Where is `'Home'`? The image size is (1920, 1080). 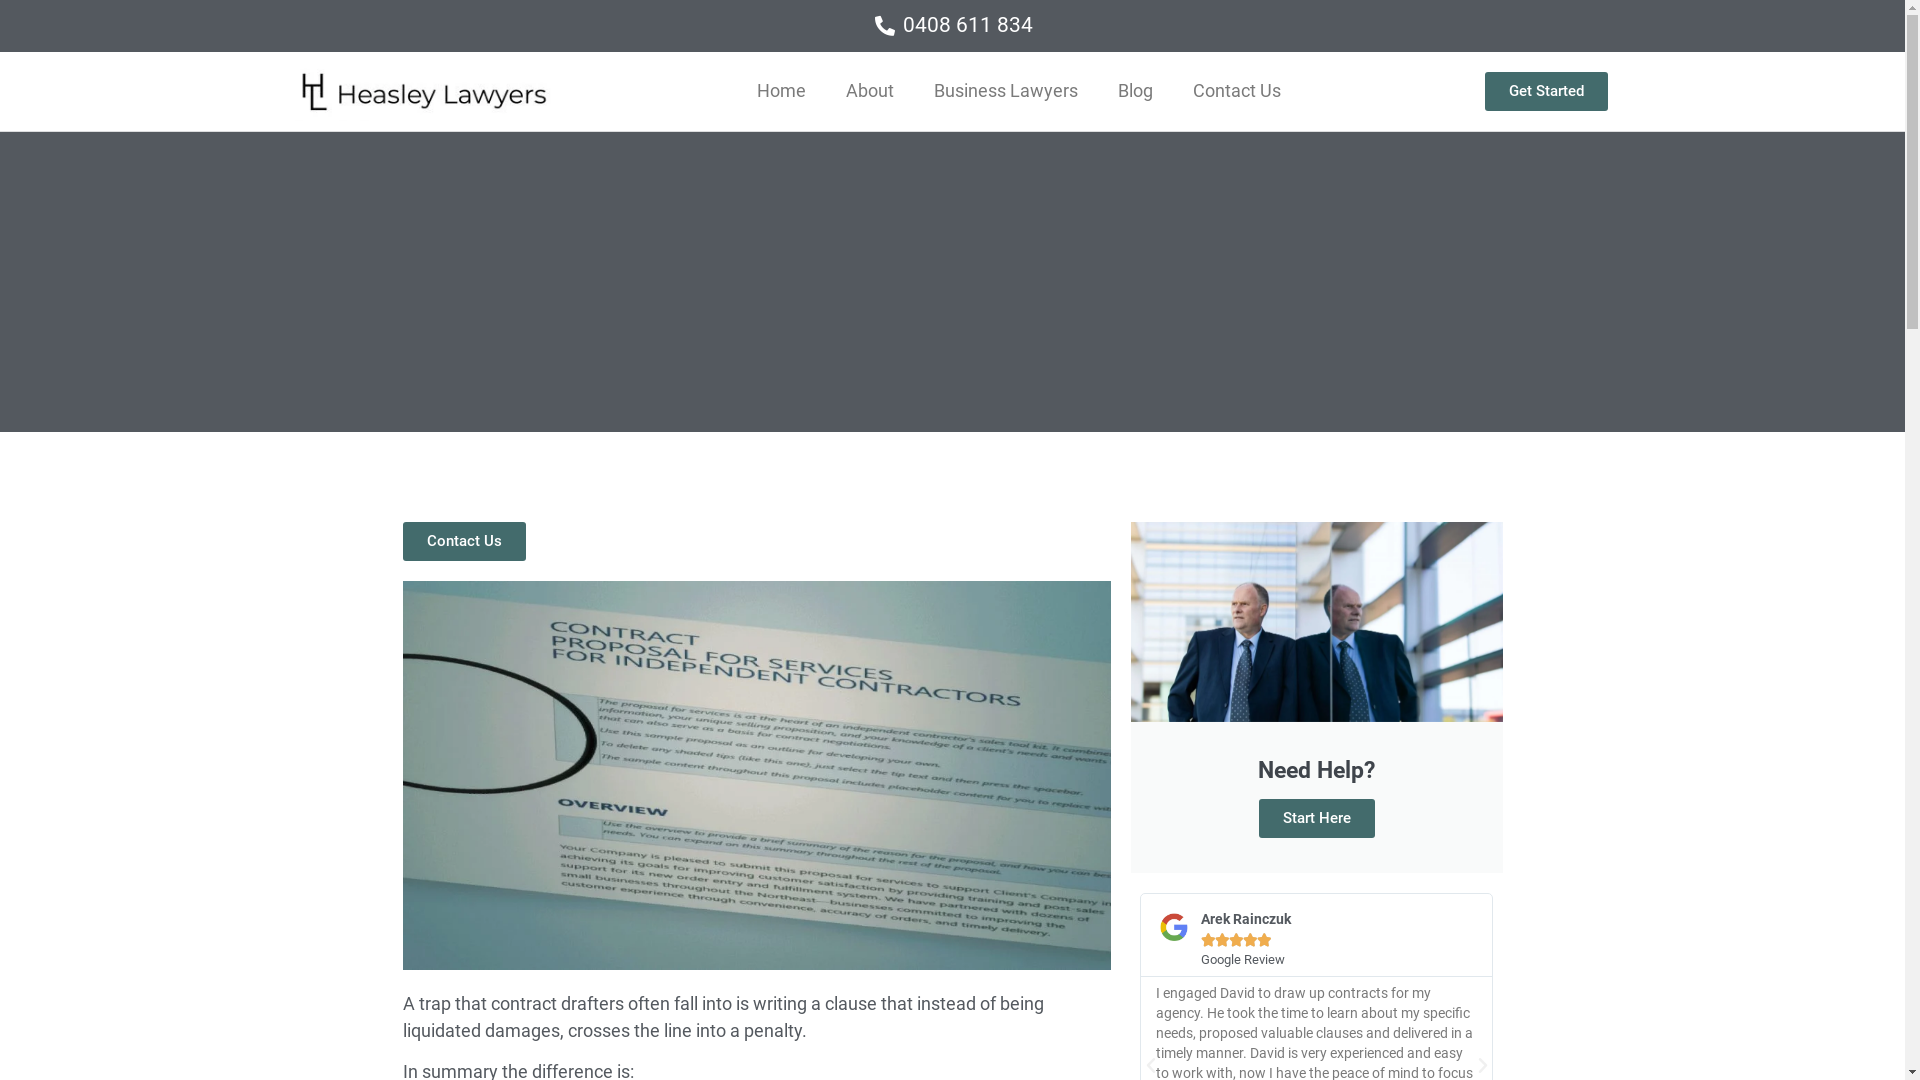 'Home' is located at coordinates (736, 91).